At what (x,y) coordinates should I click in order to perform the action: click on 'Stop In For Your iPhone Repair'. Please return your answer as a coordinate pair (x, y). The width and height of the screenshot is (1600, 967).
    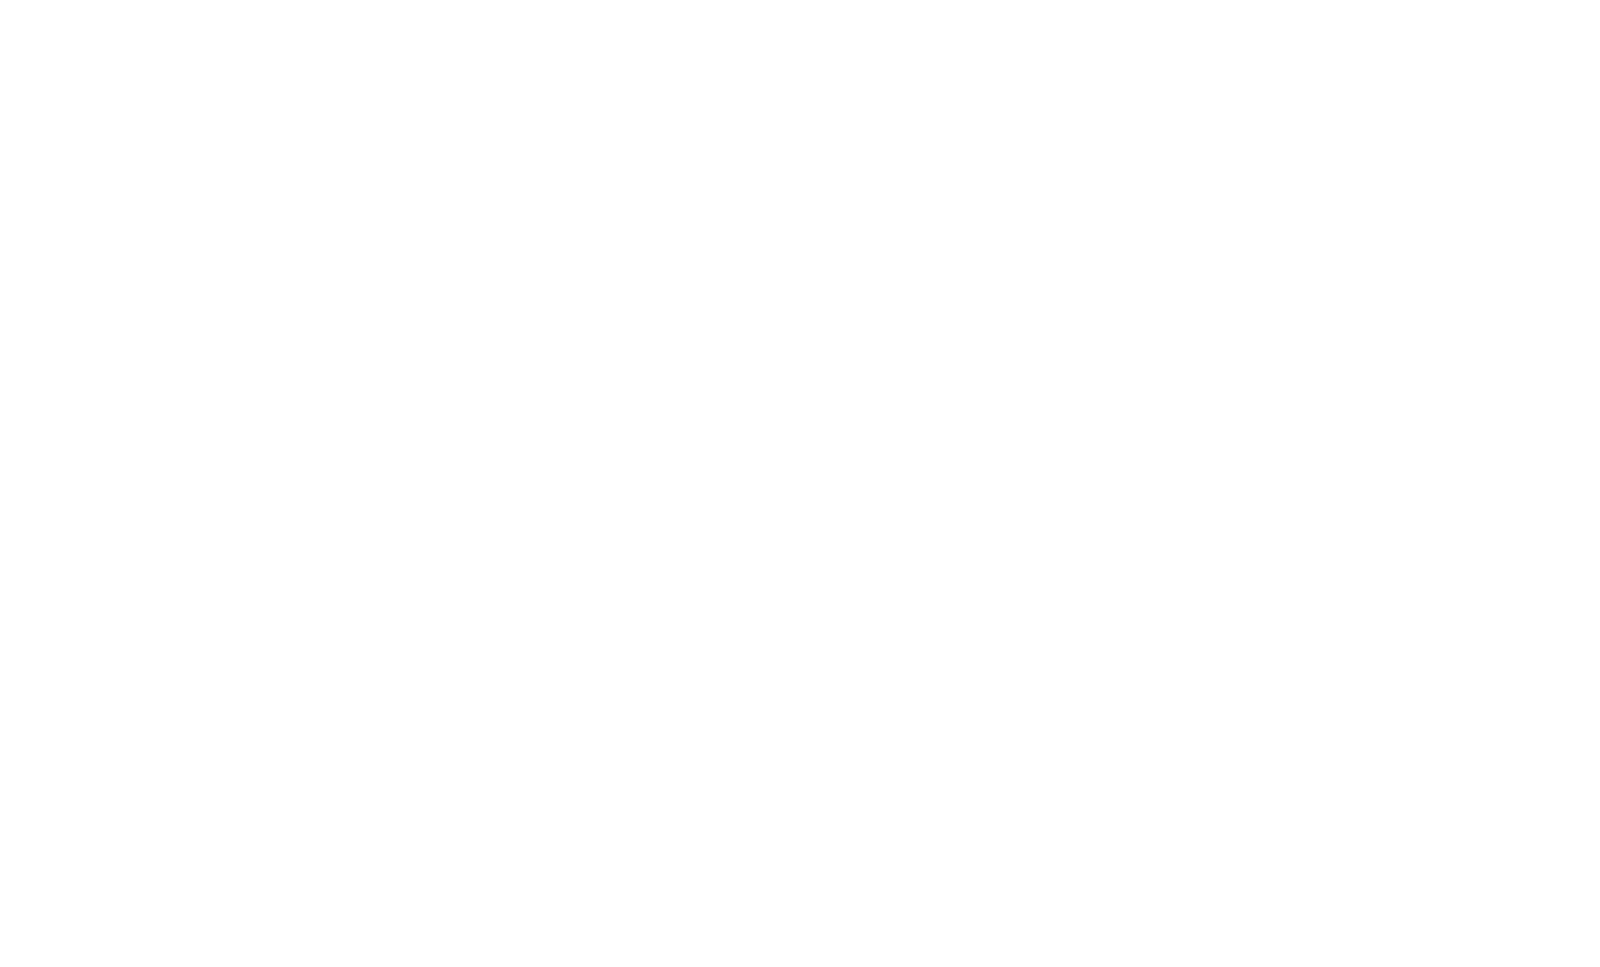
    Looking at the image, I should click on (799, 682).